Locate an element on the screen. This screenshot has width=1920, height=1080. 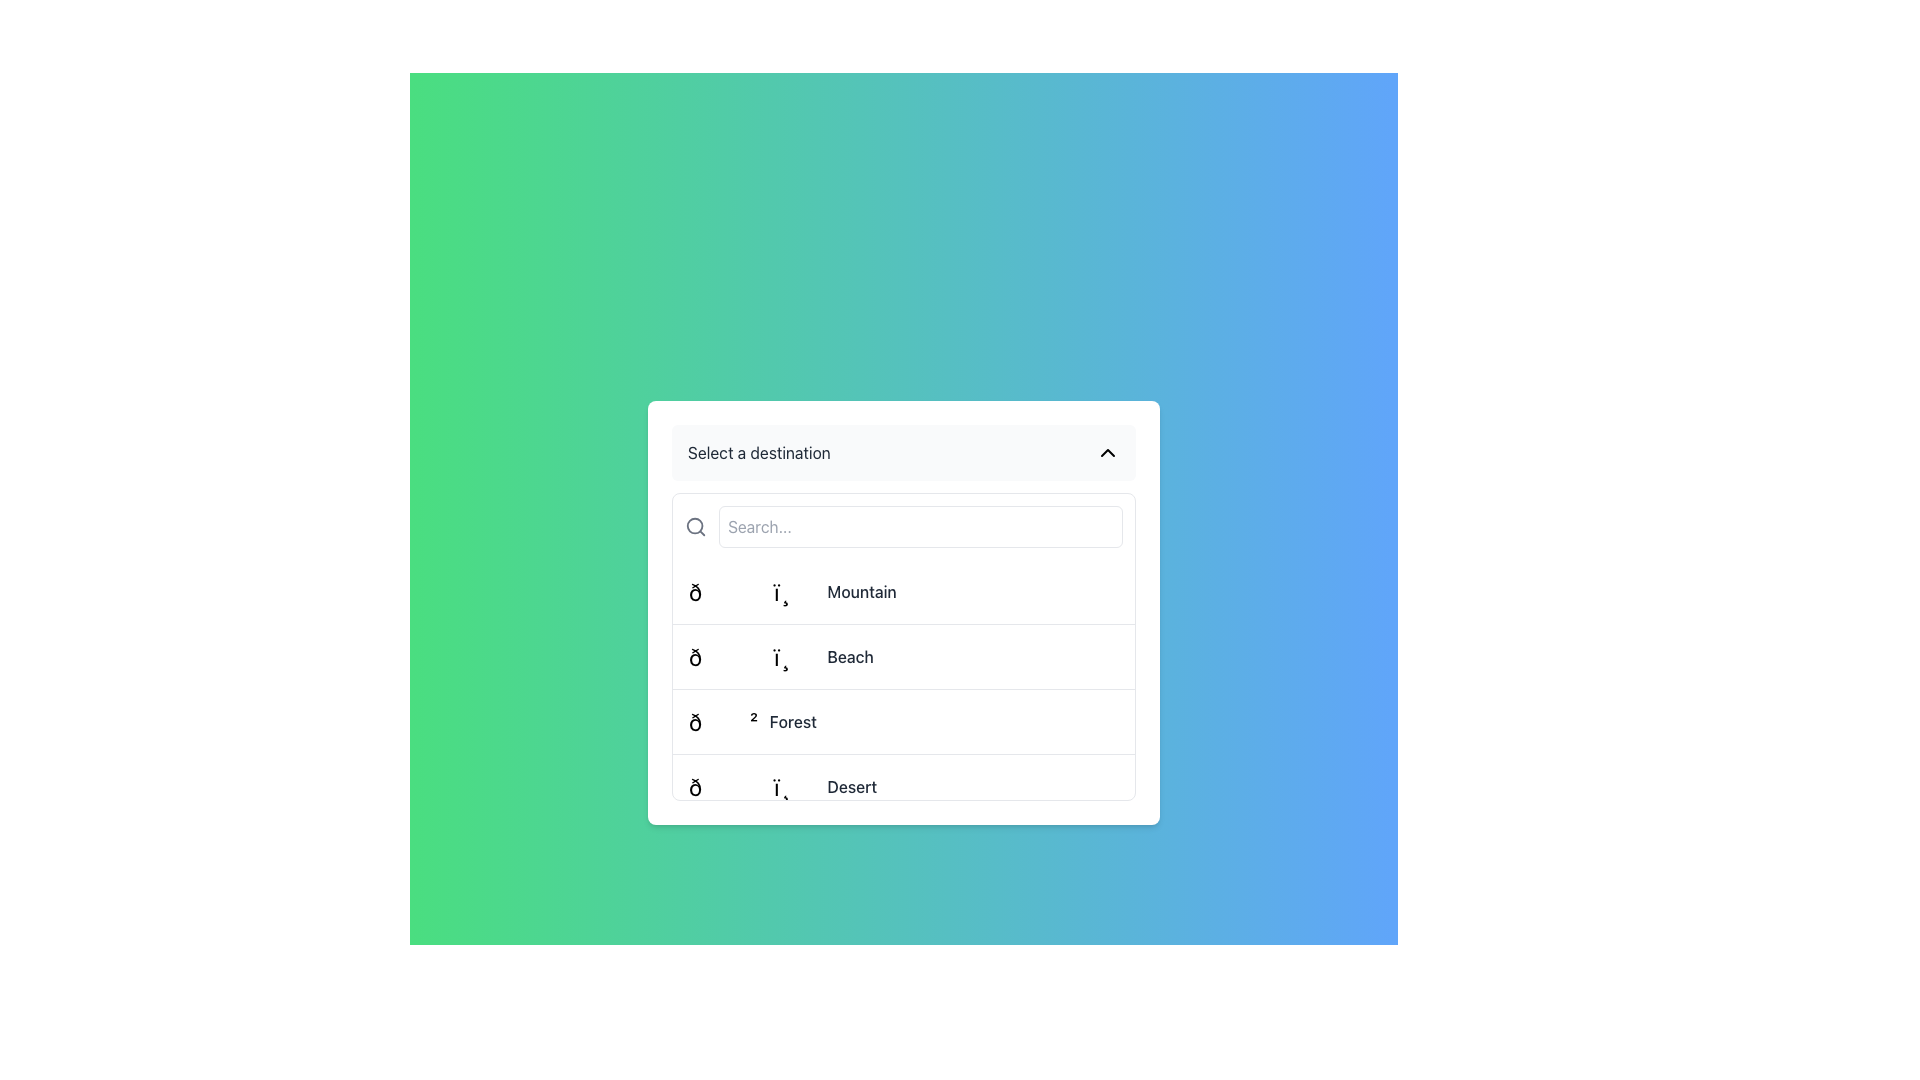
the text label displaying 'Desert' in gray color, which is the last option in the dropdown menu titled 'Select a destination' is located at coordinates (852, 785).